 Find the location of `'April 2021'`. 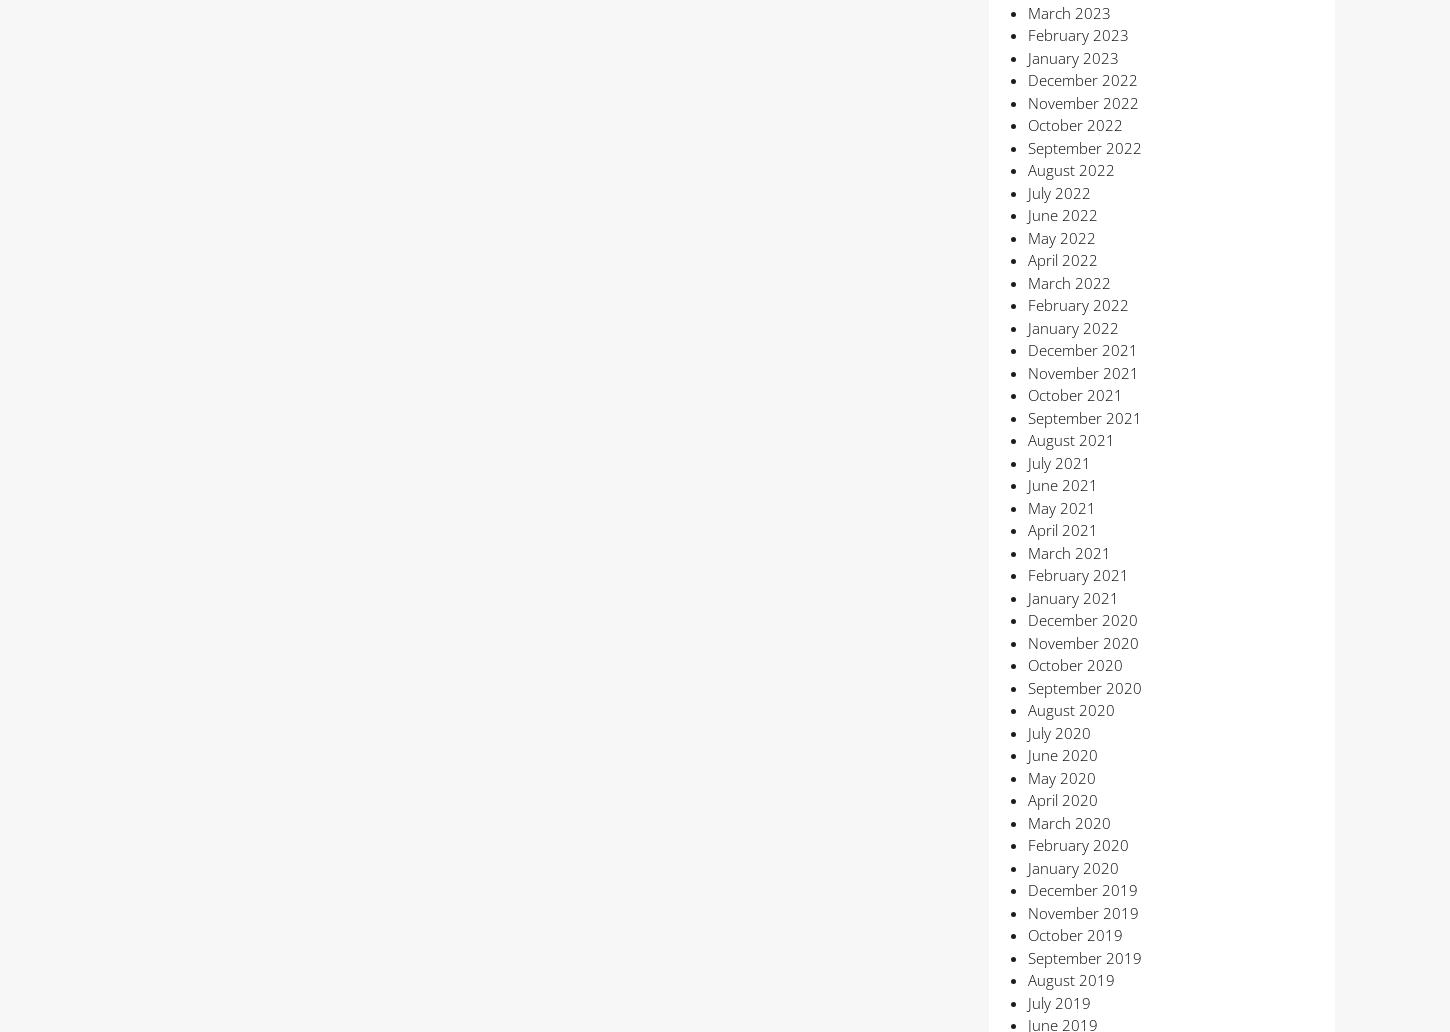

'April 2021' is located at coordinates (1061, 530).